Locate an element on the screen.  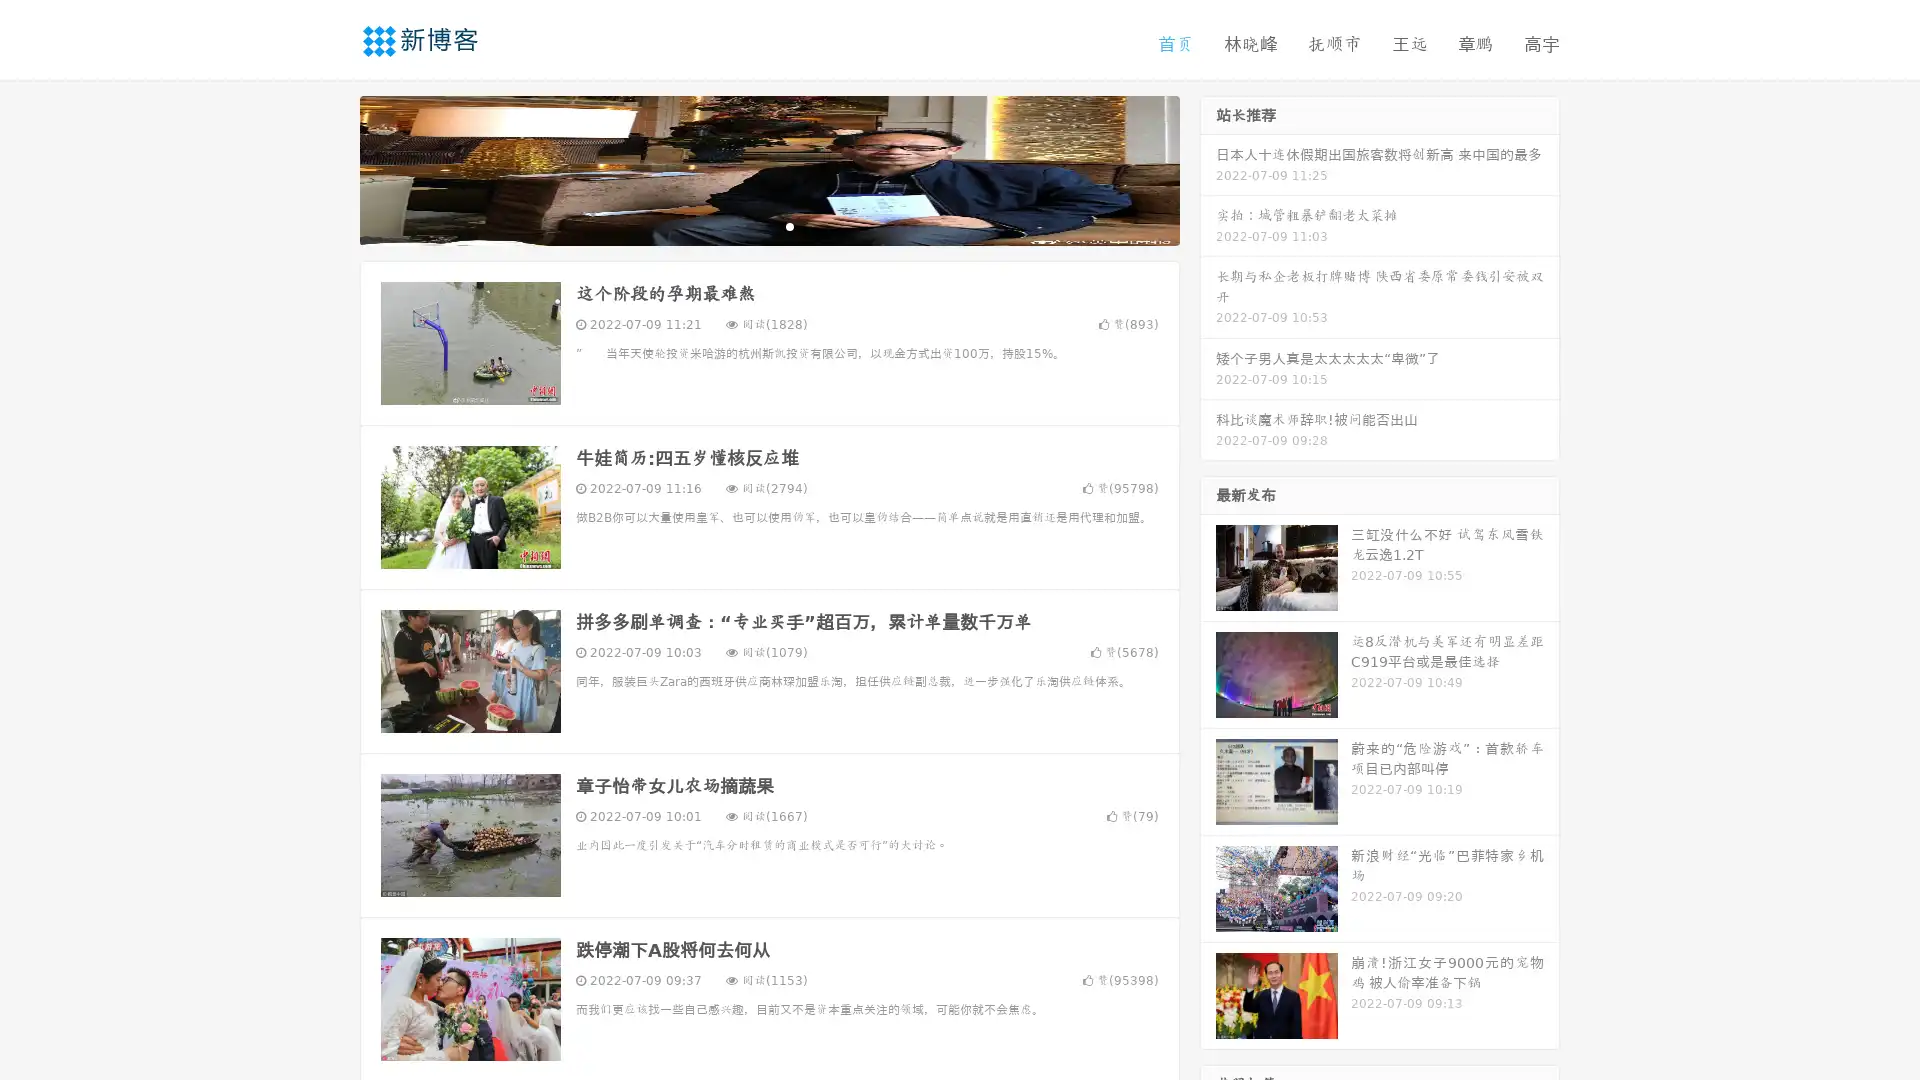
Go to slide 2 is located at coordinates (768, 225).